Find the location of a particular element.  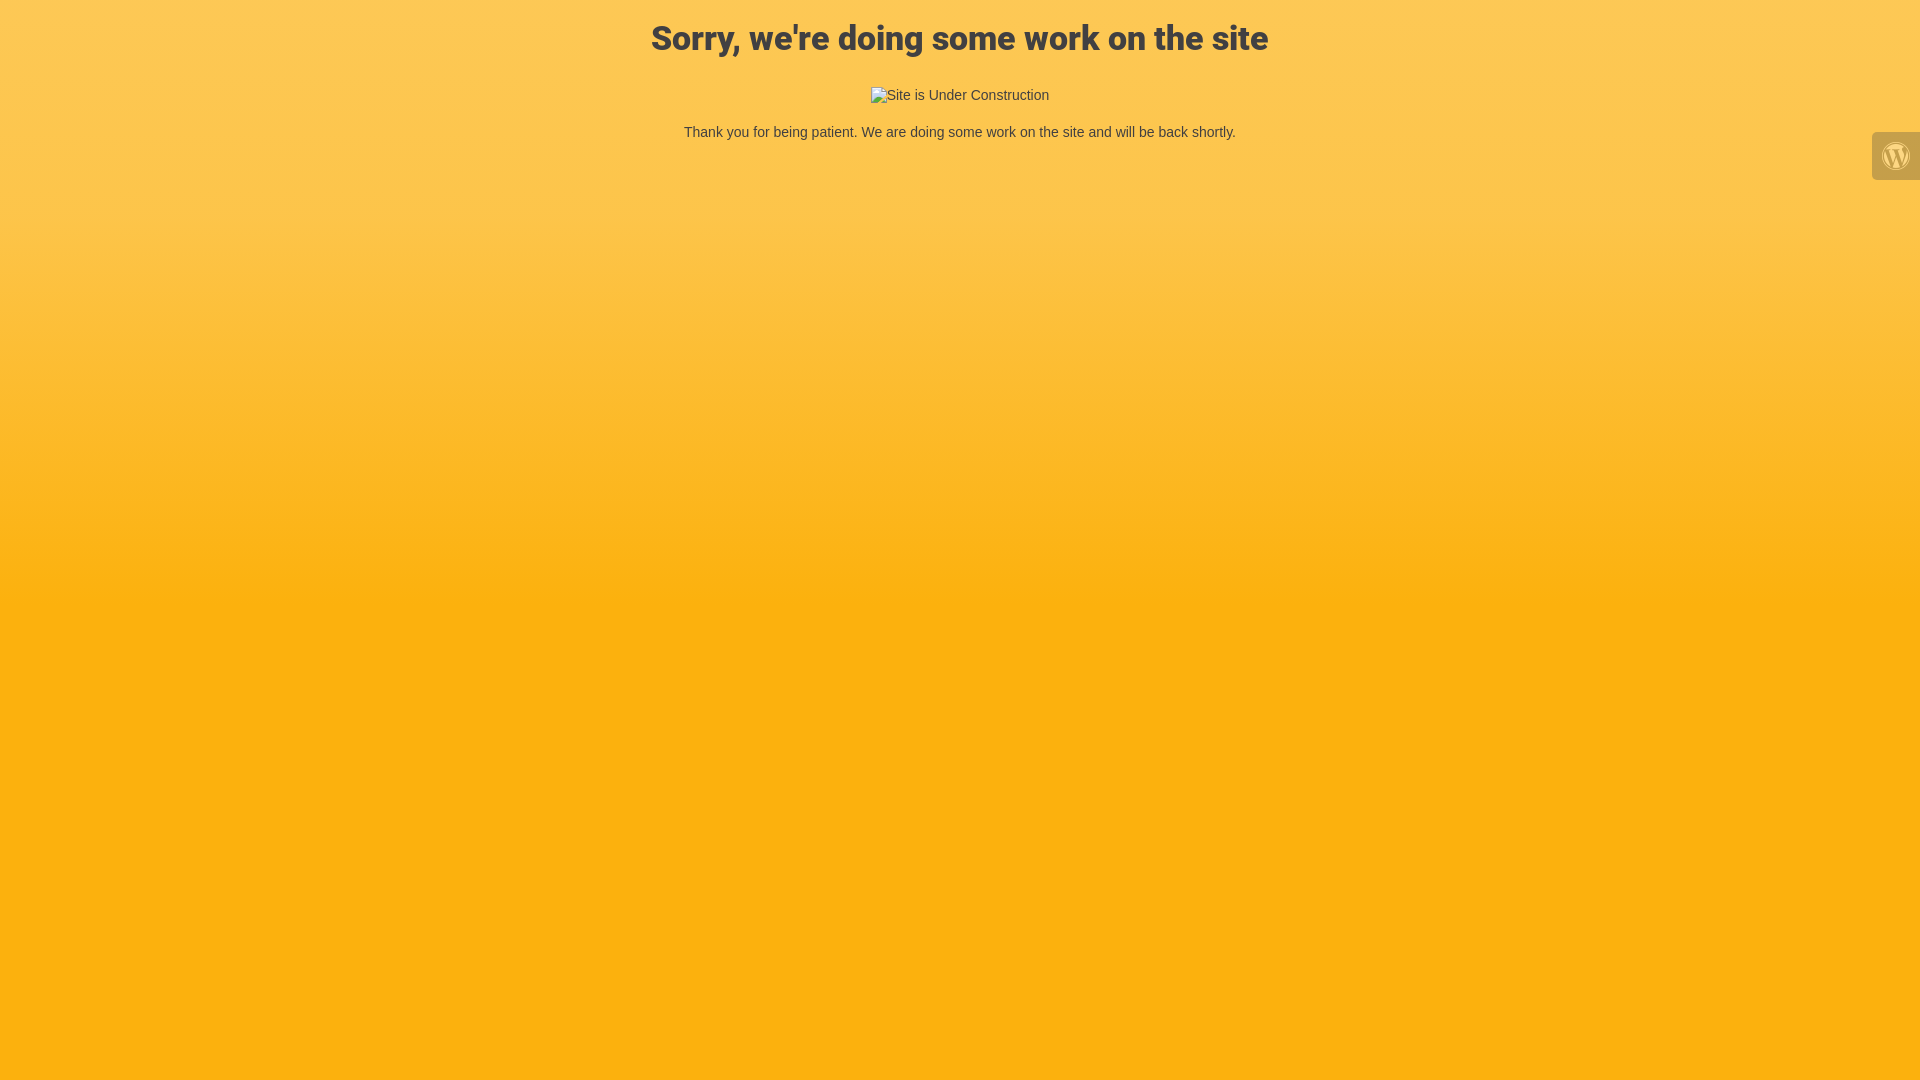

'Site is Under Construction' is located at coordinates (870, 95).